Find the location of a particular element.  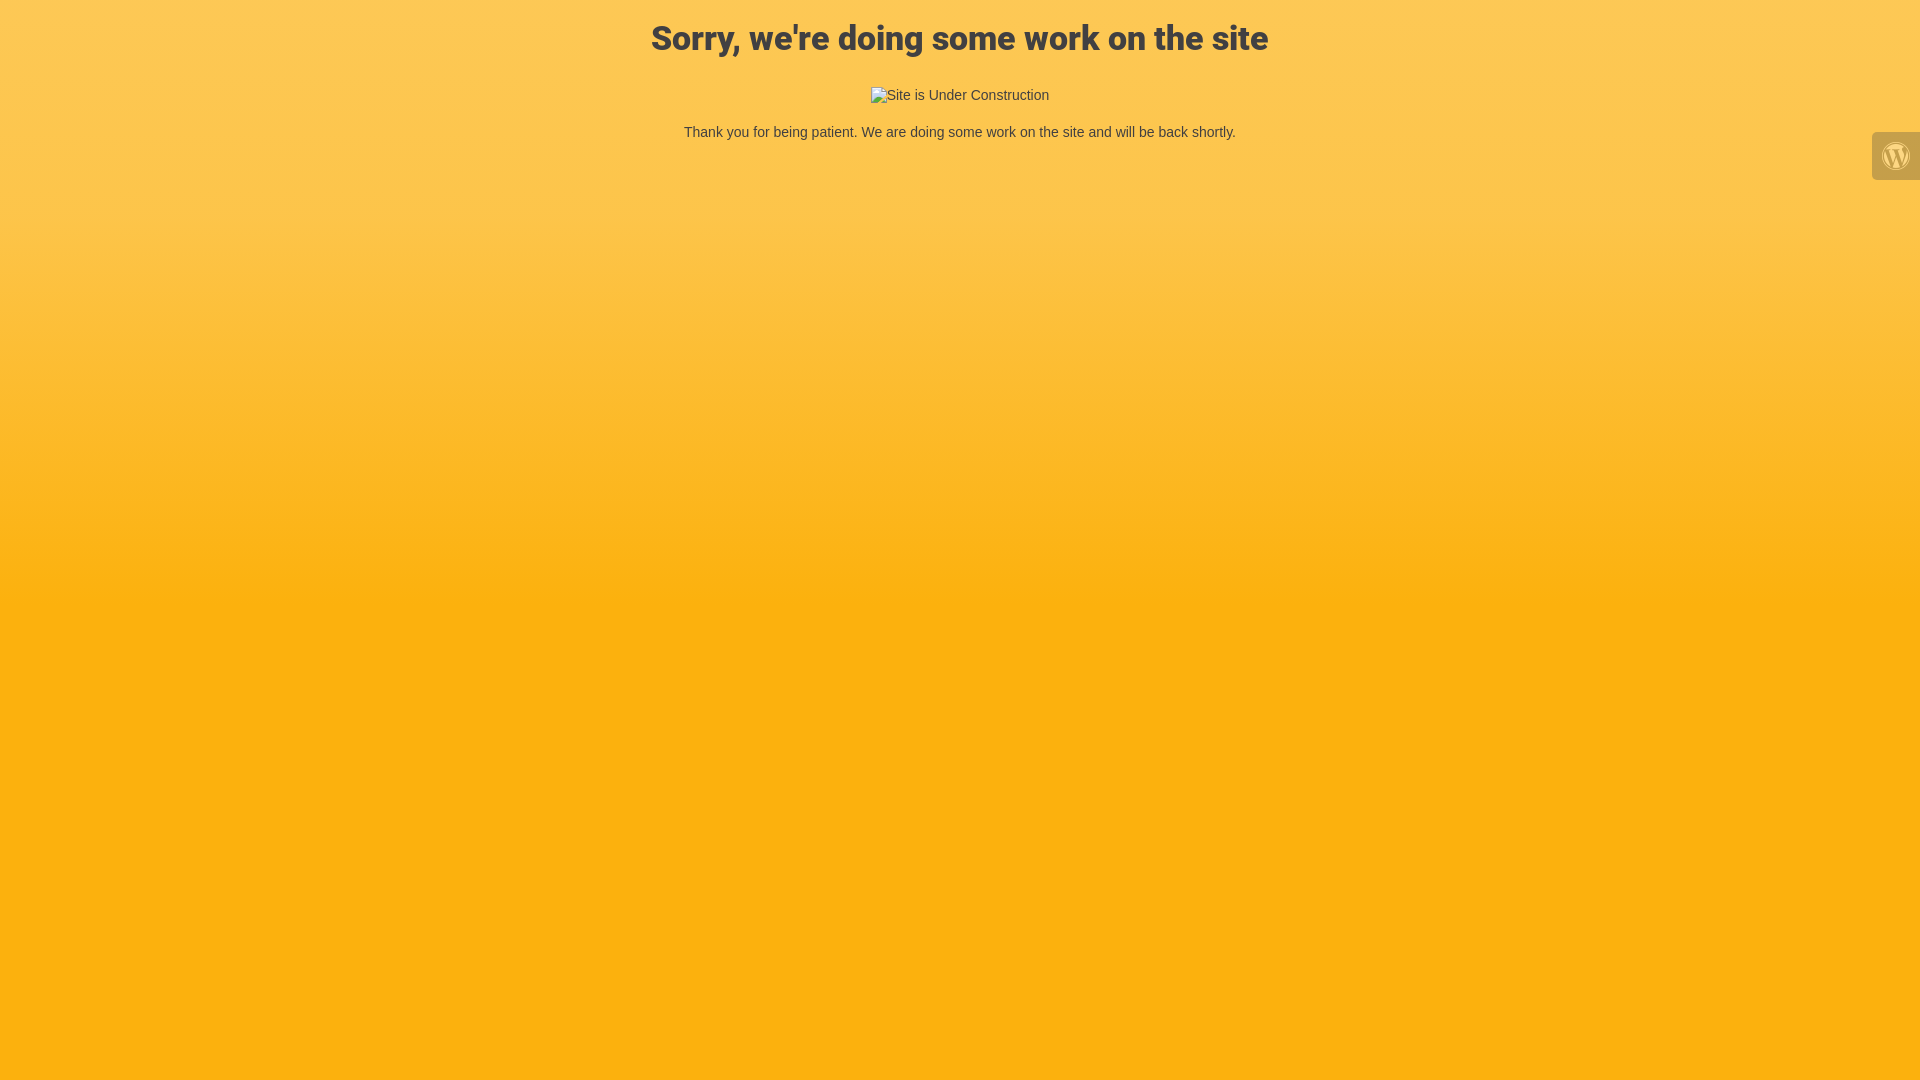

'Site is Under Construction' is located at coordinates (870, 95).